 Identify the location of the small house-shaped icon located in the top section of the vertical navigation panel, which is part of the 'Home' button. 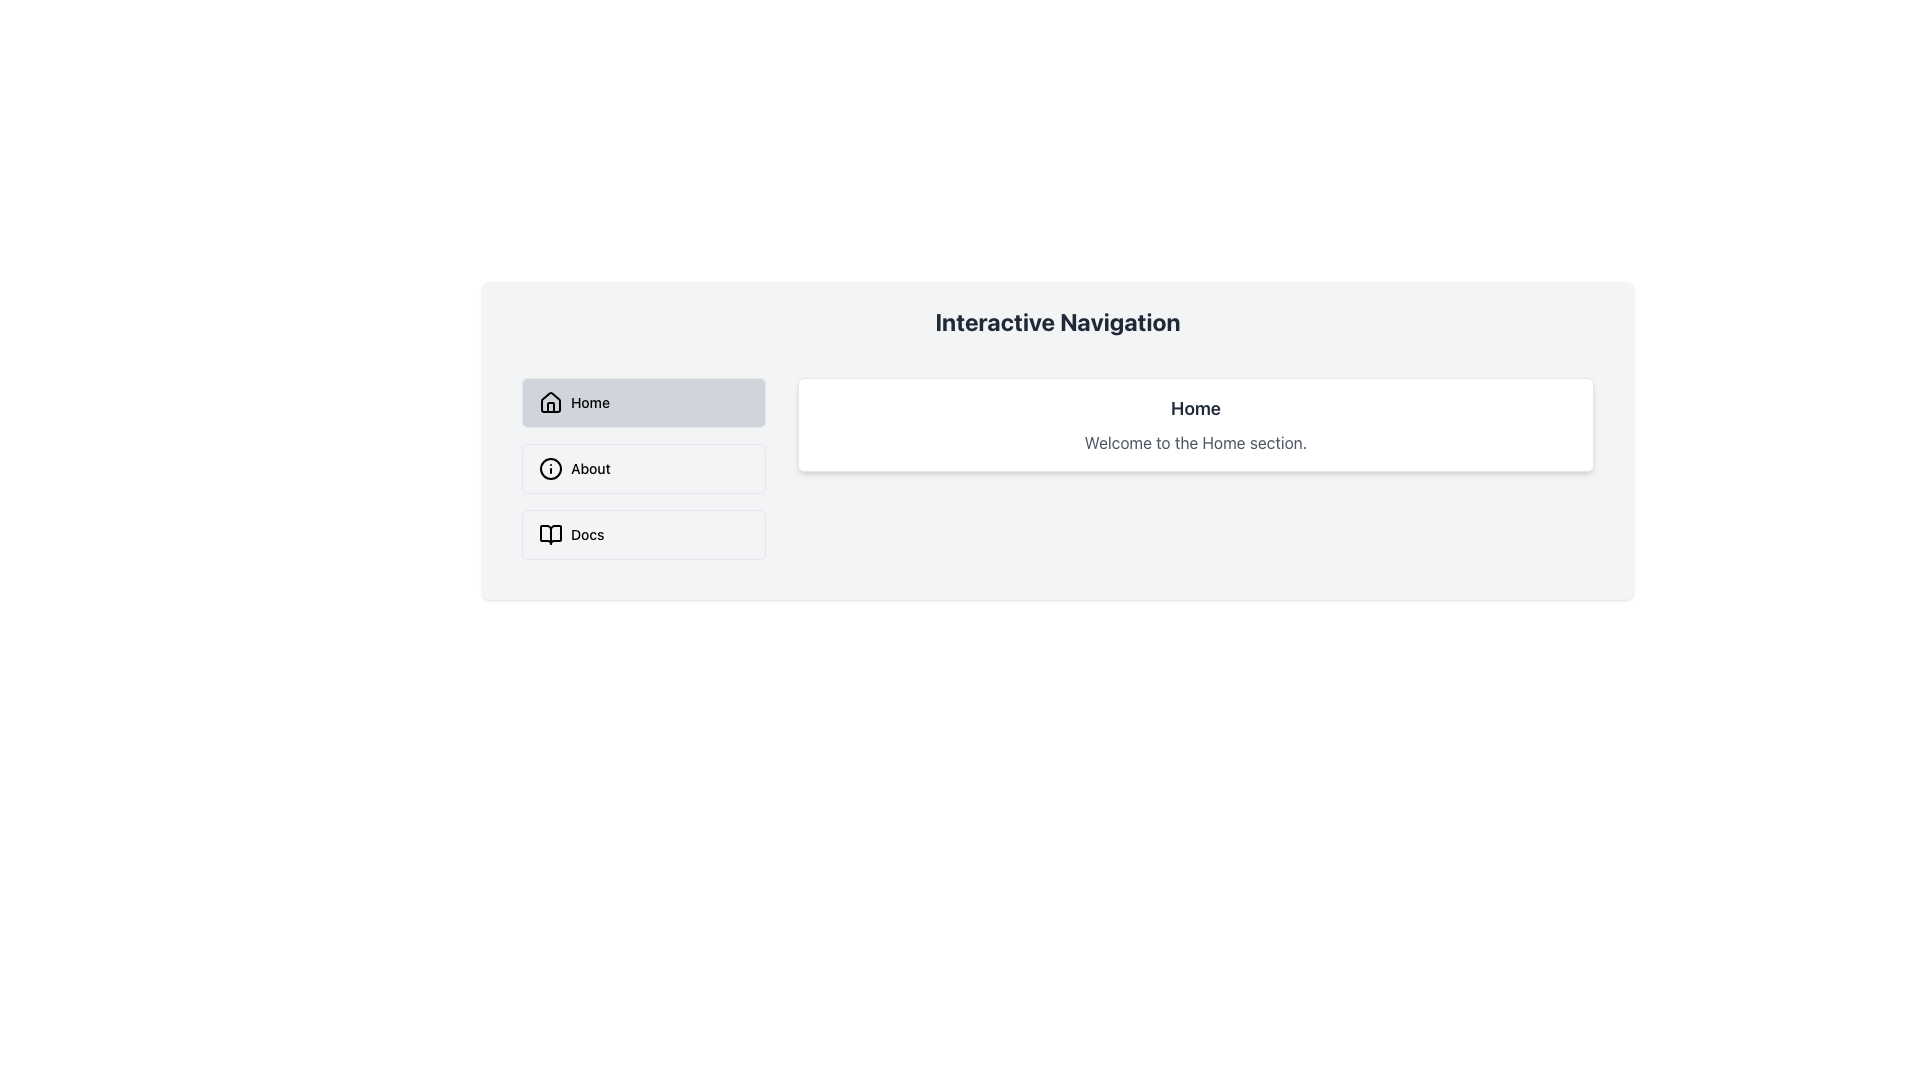
(551, 402).